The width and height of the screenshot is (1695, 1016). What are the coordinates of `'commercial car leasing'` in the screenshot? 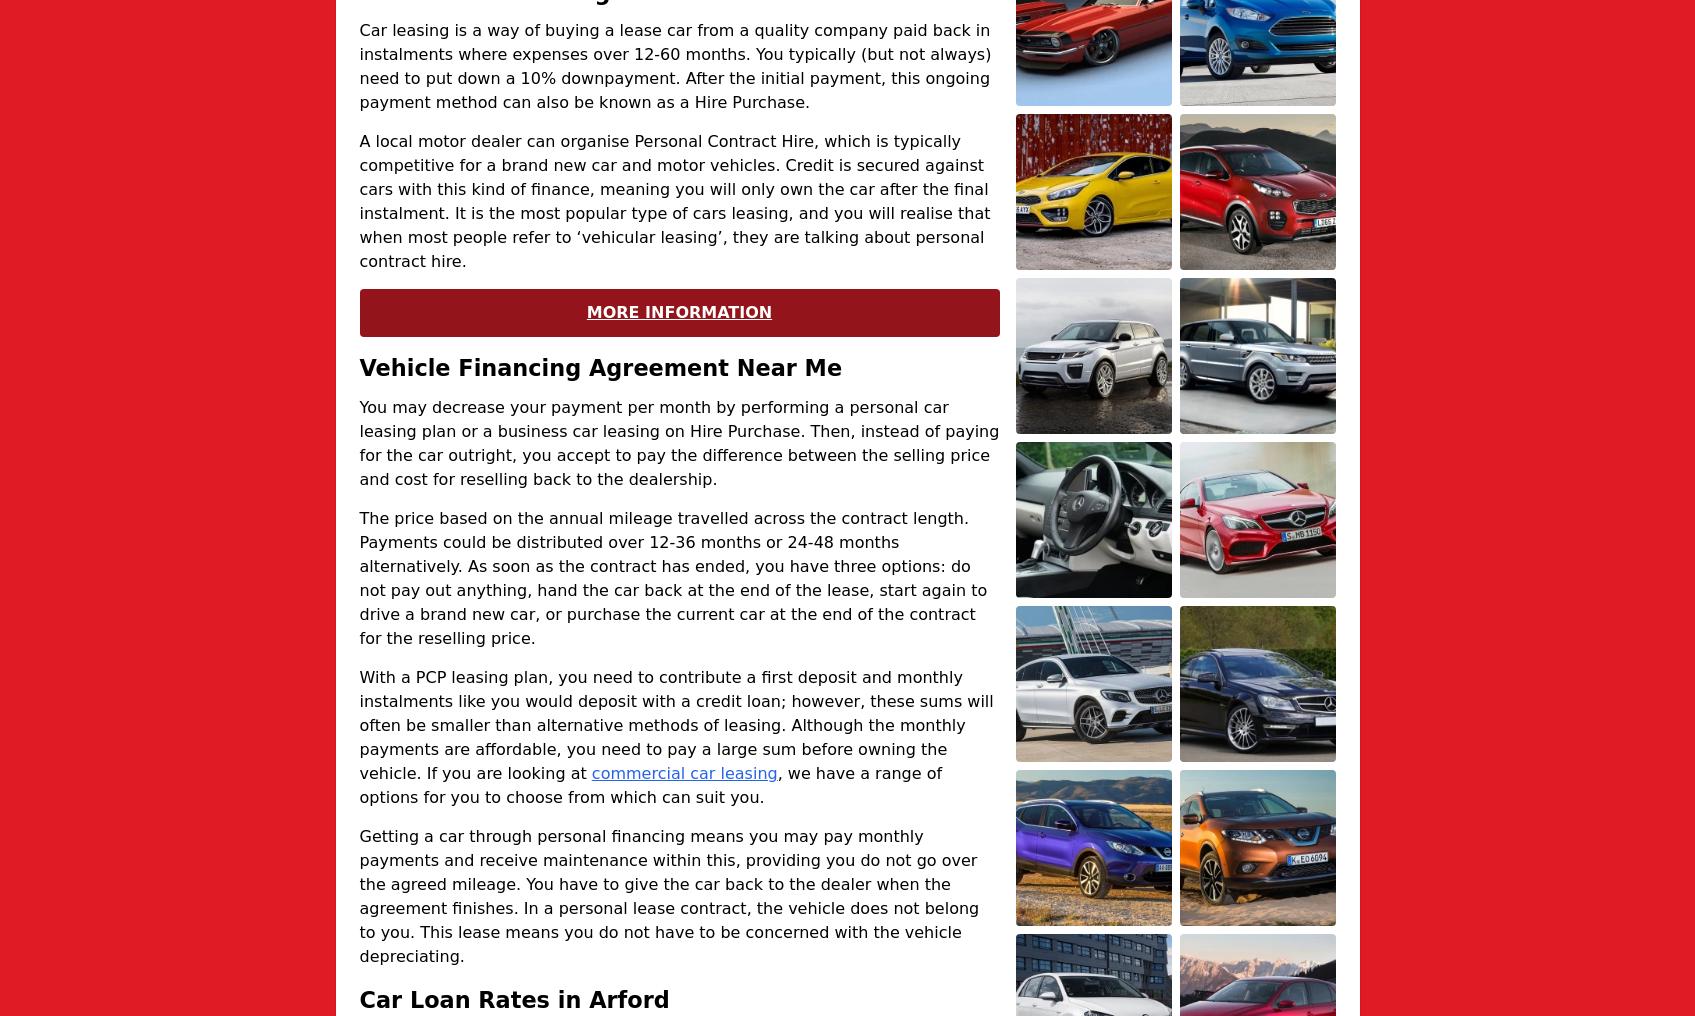 It's located at (590, 771).